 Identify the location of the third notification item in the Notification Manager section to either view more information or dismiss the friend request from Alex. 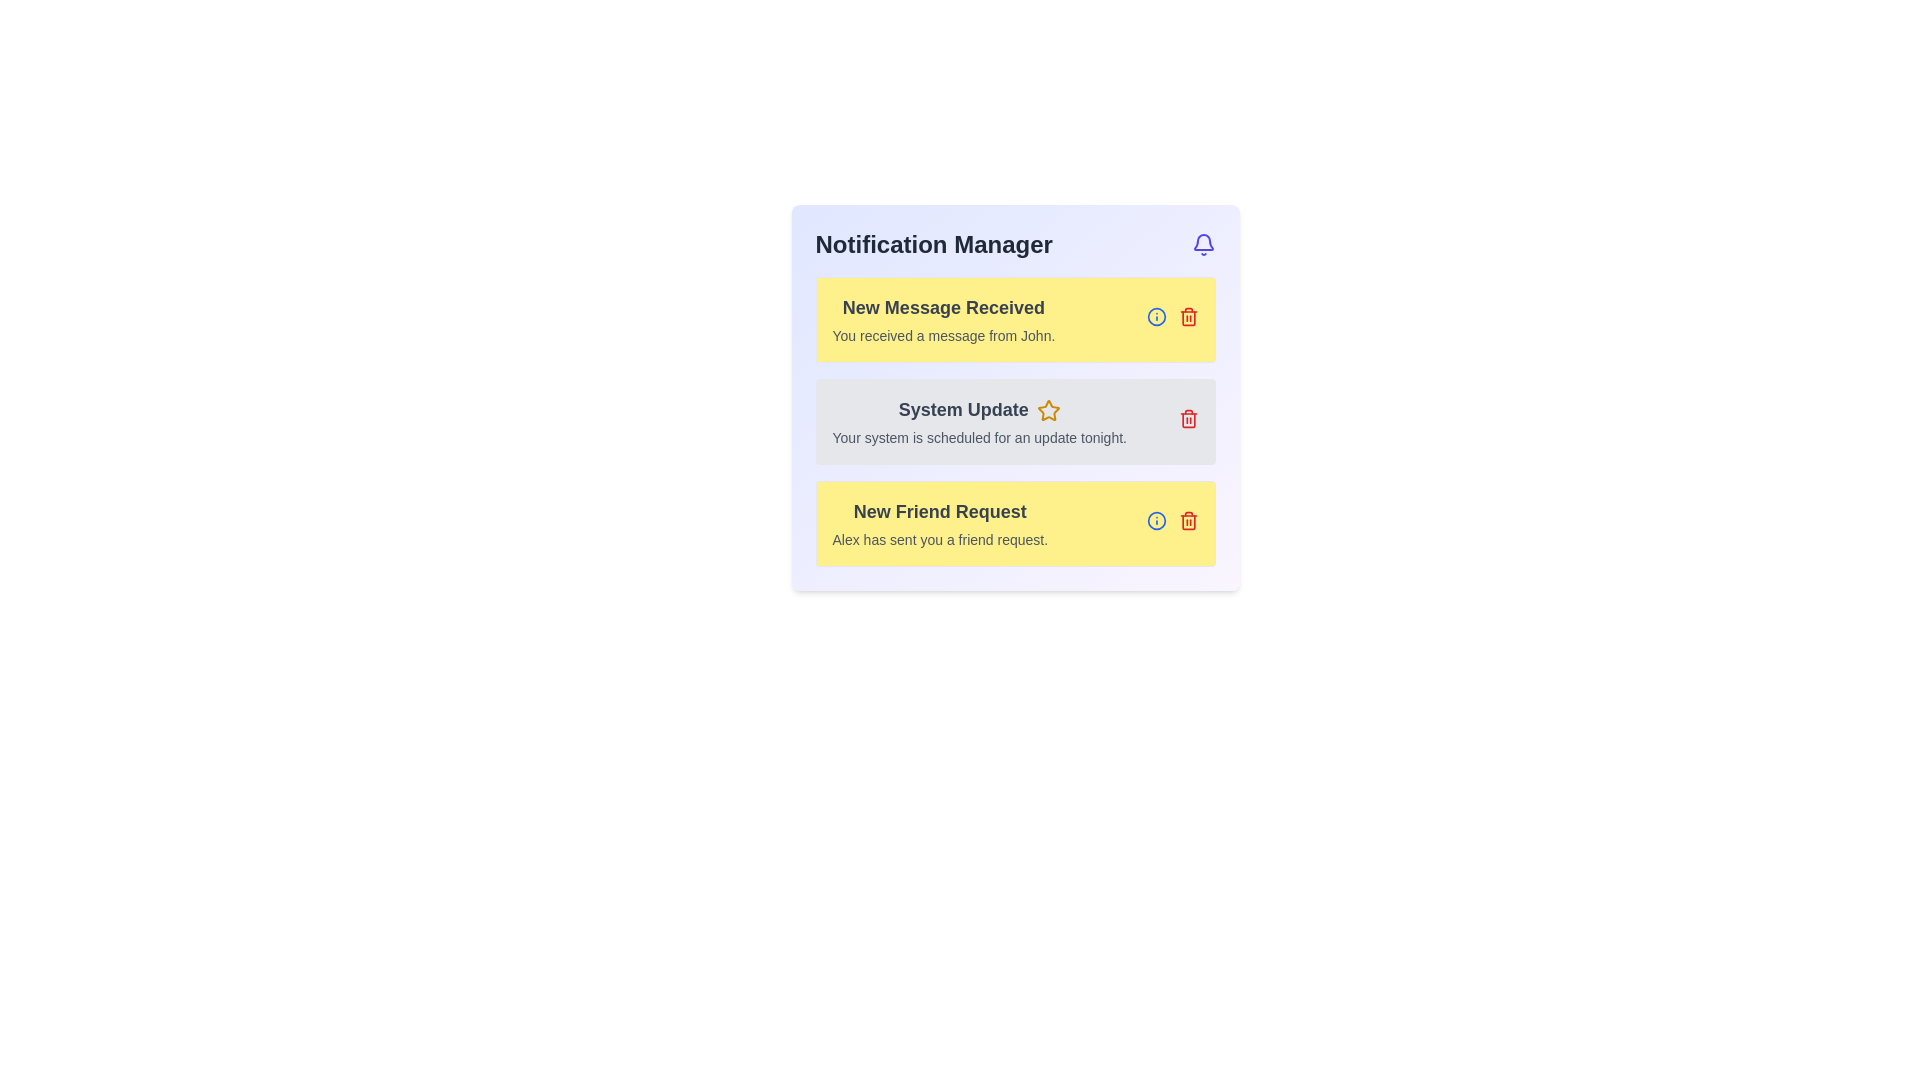
(1015, 523).